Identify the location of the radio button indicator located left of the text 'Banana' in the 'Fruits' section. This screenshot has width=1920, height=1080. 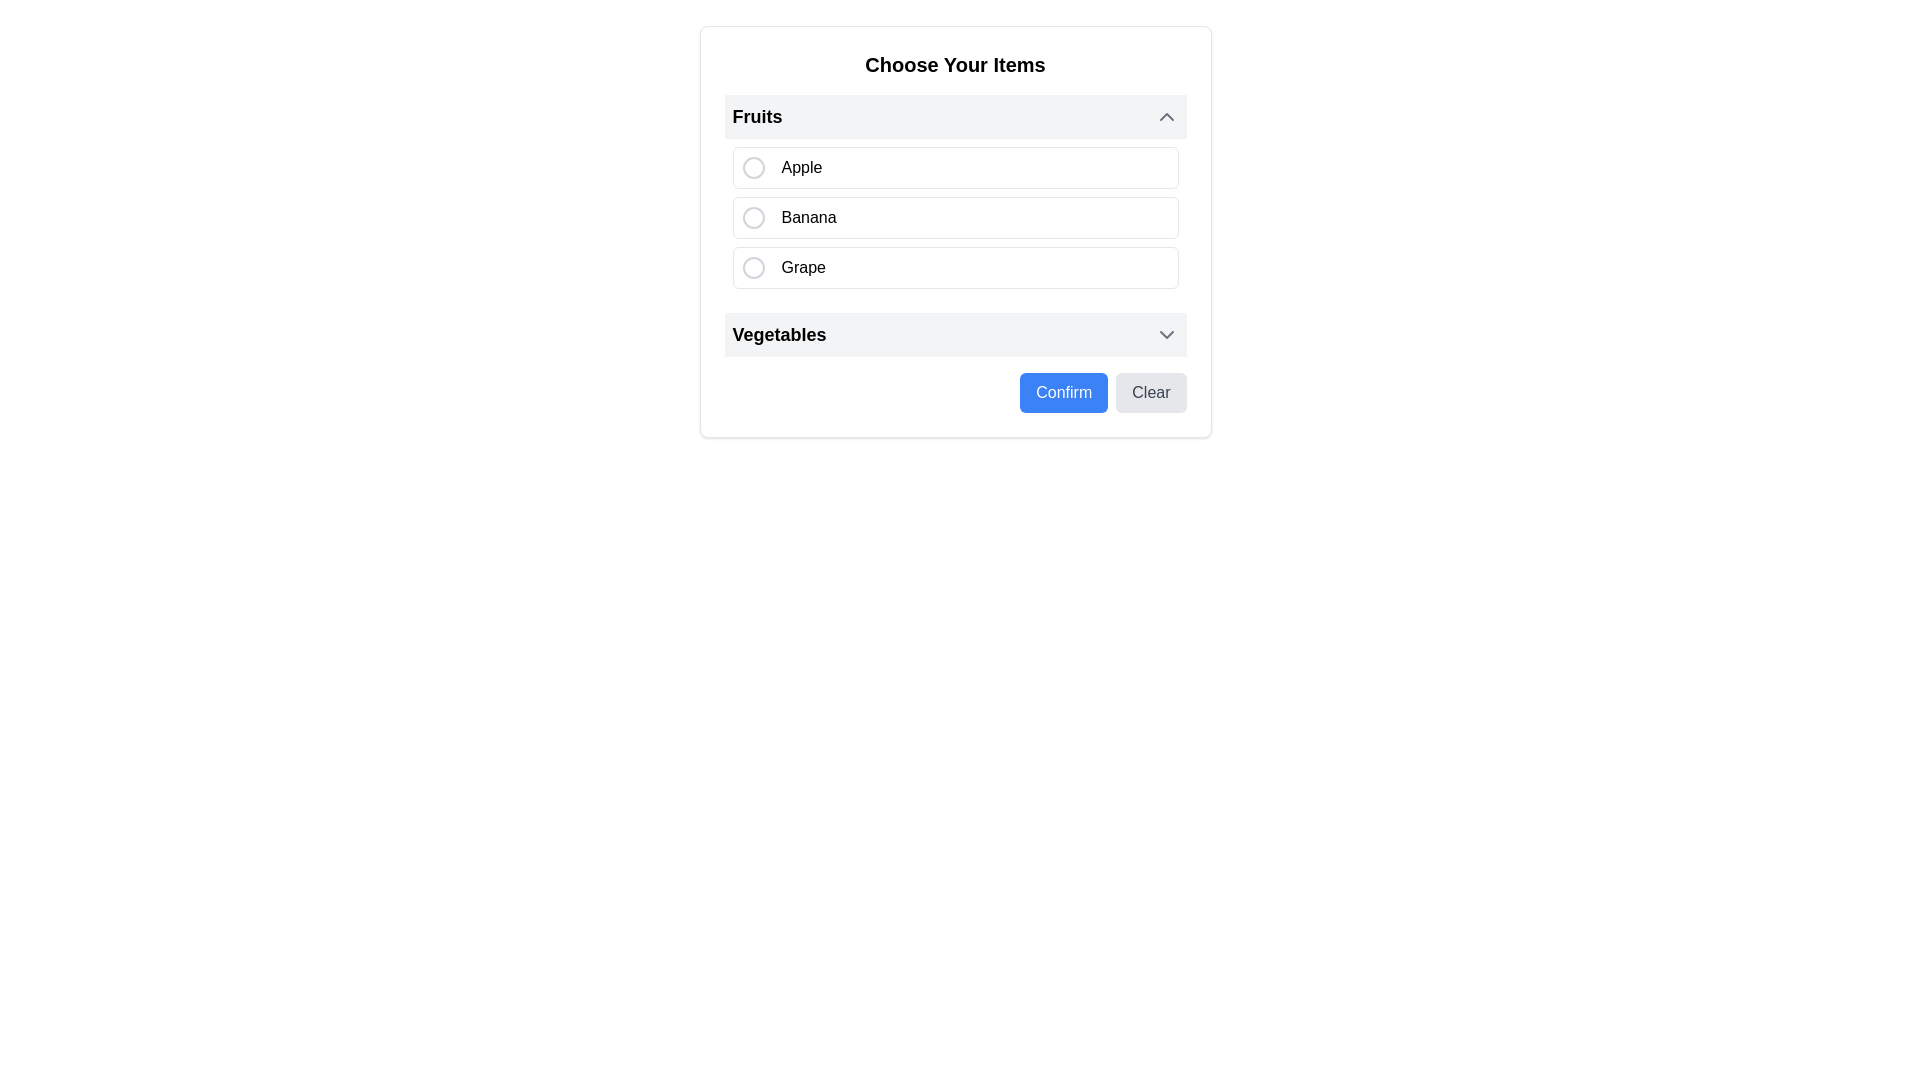
(752, 218).